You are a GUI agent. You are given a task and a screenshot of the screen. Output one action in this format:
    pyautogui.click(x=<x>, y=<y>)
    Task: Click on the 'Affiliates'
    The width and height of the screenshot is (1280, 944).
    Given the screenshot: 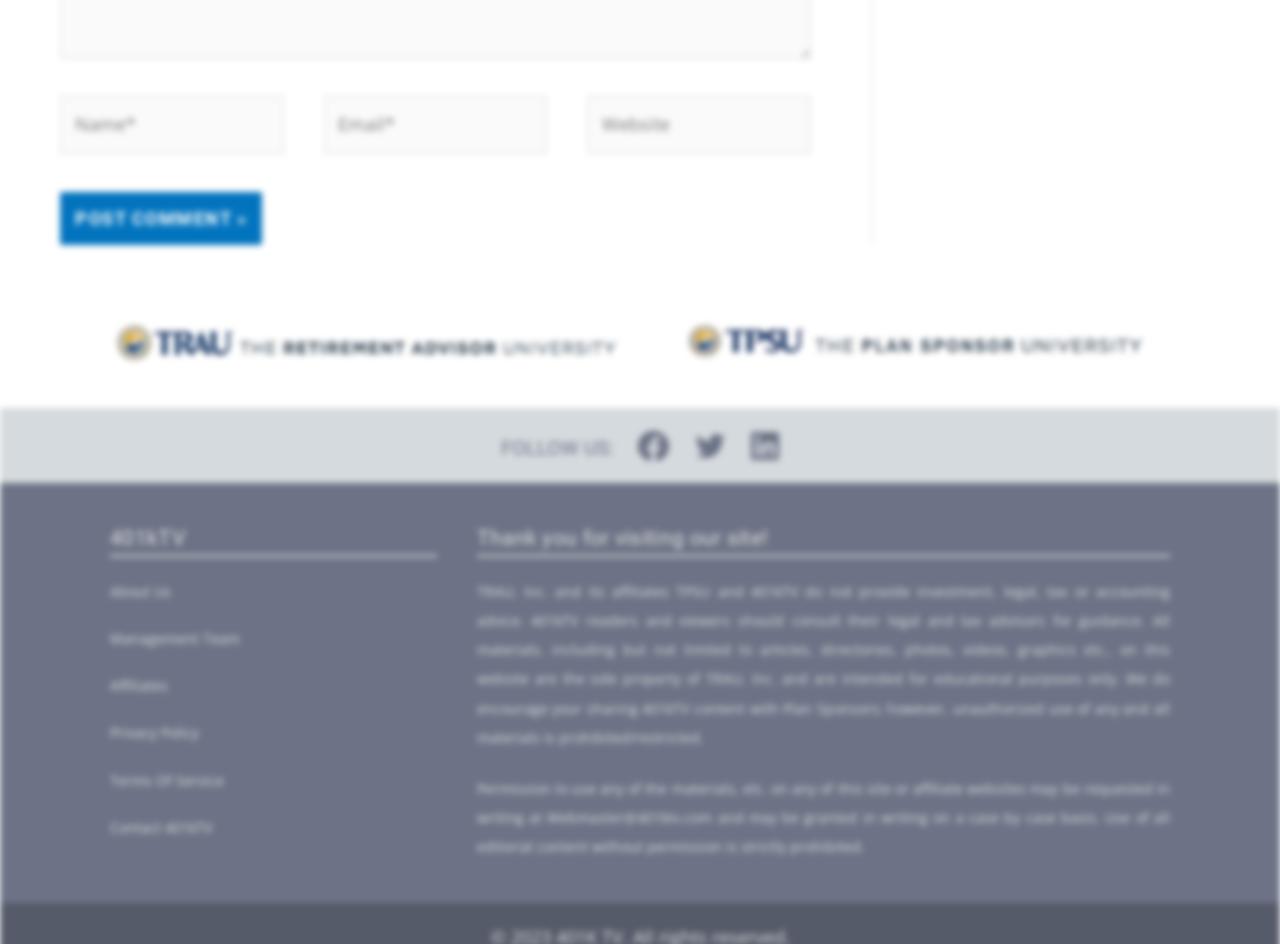 What is the action you would take?
    pyautogui.click(x=138, y=684)
    